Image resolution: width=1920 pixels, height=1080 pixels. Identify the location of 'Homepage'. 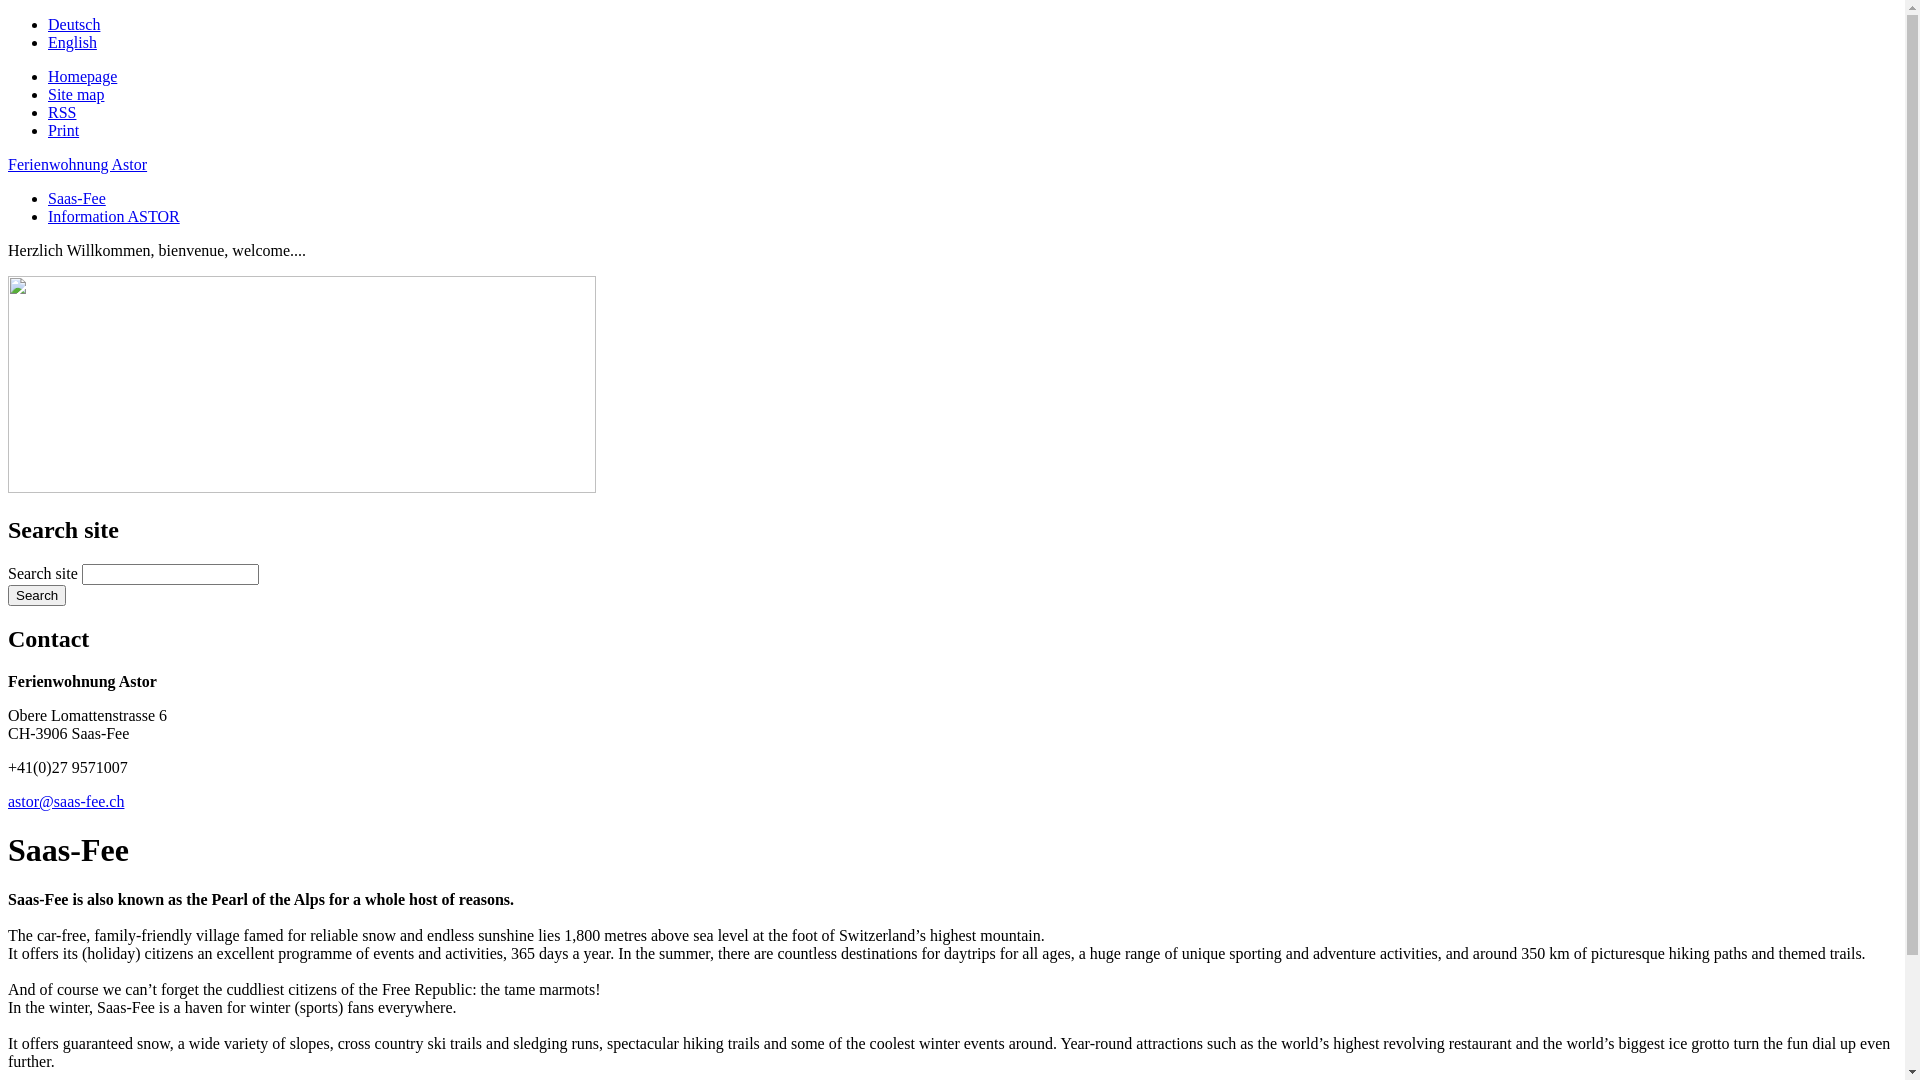
(81, 75).